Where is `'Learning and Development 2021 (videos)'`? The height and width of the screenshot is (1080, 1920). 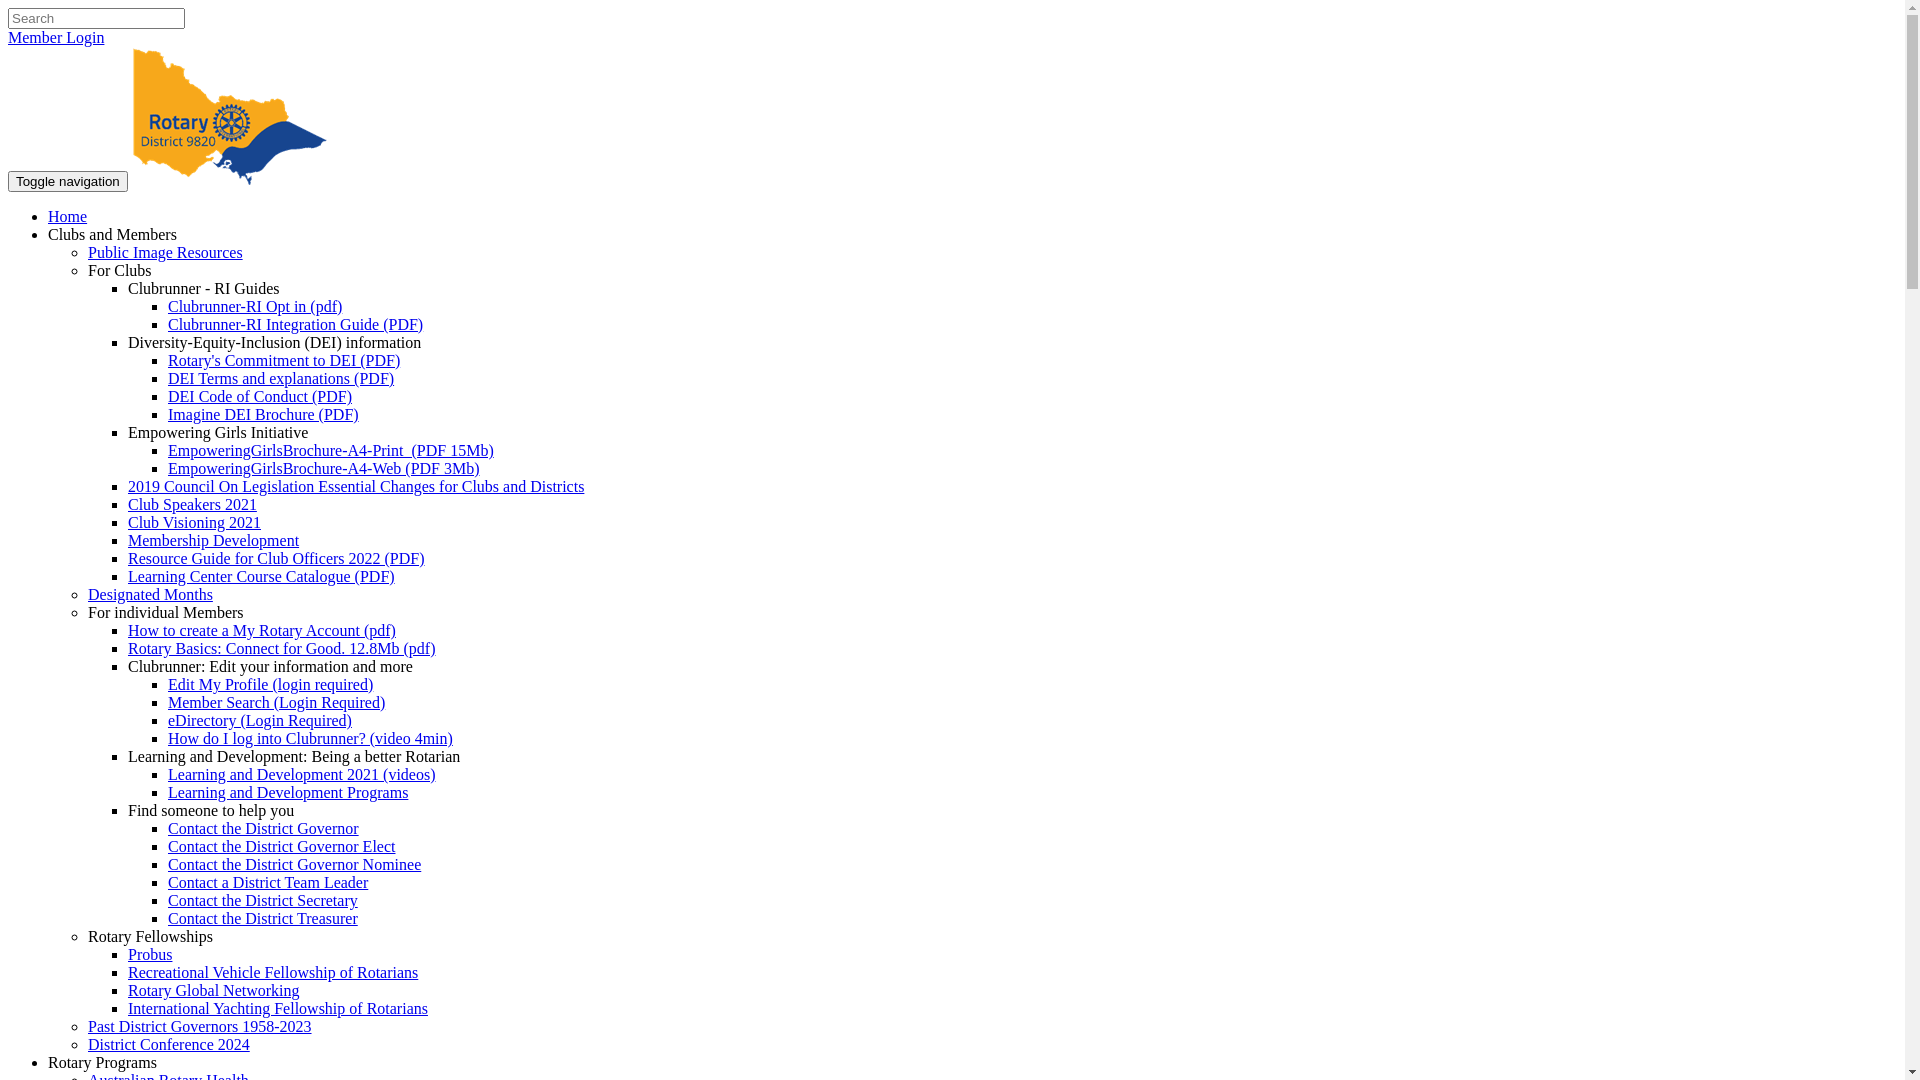 'Learning and Development 2021 (videos)' is located at coordinates (300, 773).